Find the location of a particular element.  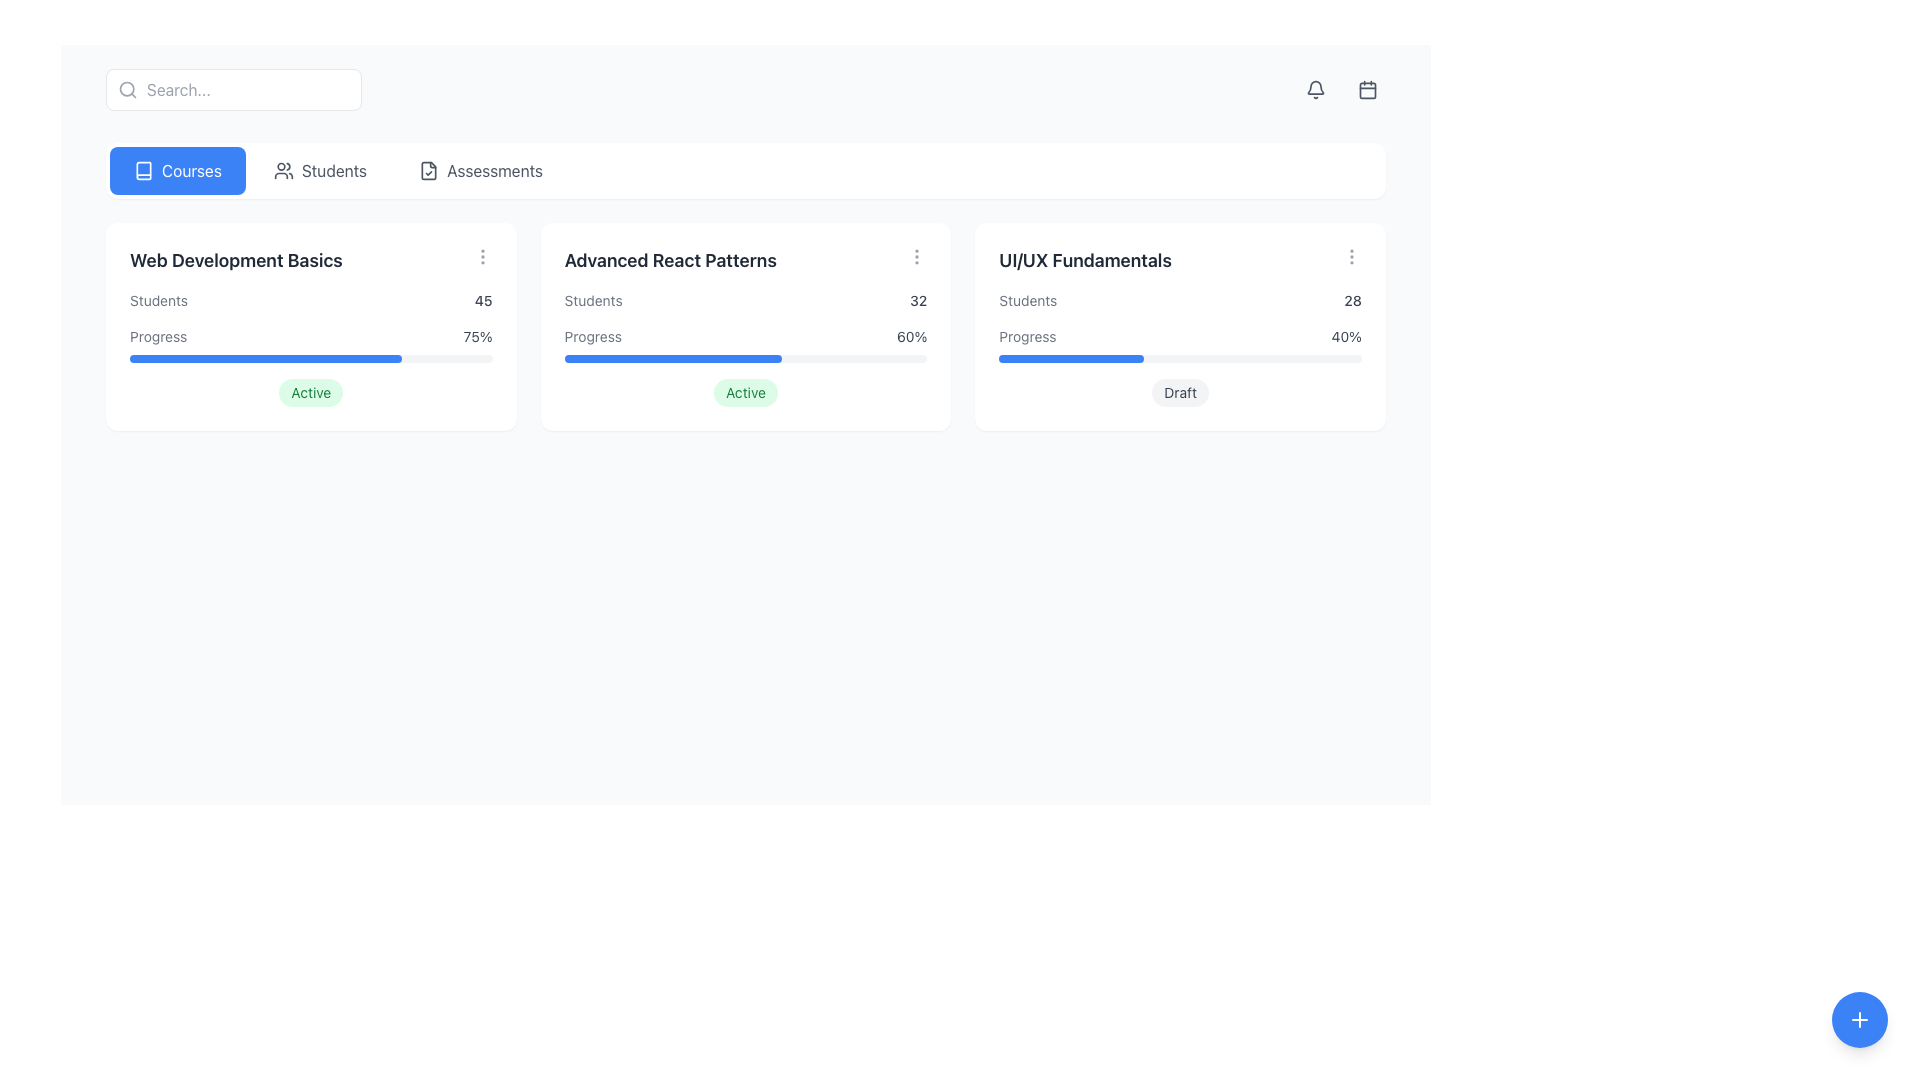

the file document icon, which is an SVG representation of a document file located in the top-right corner of the interface among a set of icons is located at coordinates (428, 169).